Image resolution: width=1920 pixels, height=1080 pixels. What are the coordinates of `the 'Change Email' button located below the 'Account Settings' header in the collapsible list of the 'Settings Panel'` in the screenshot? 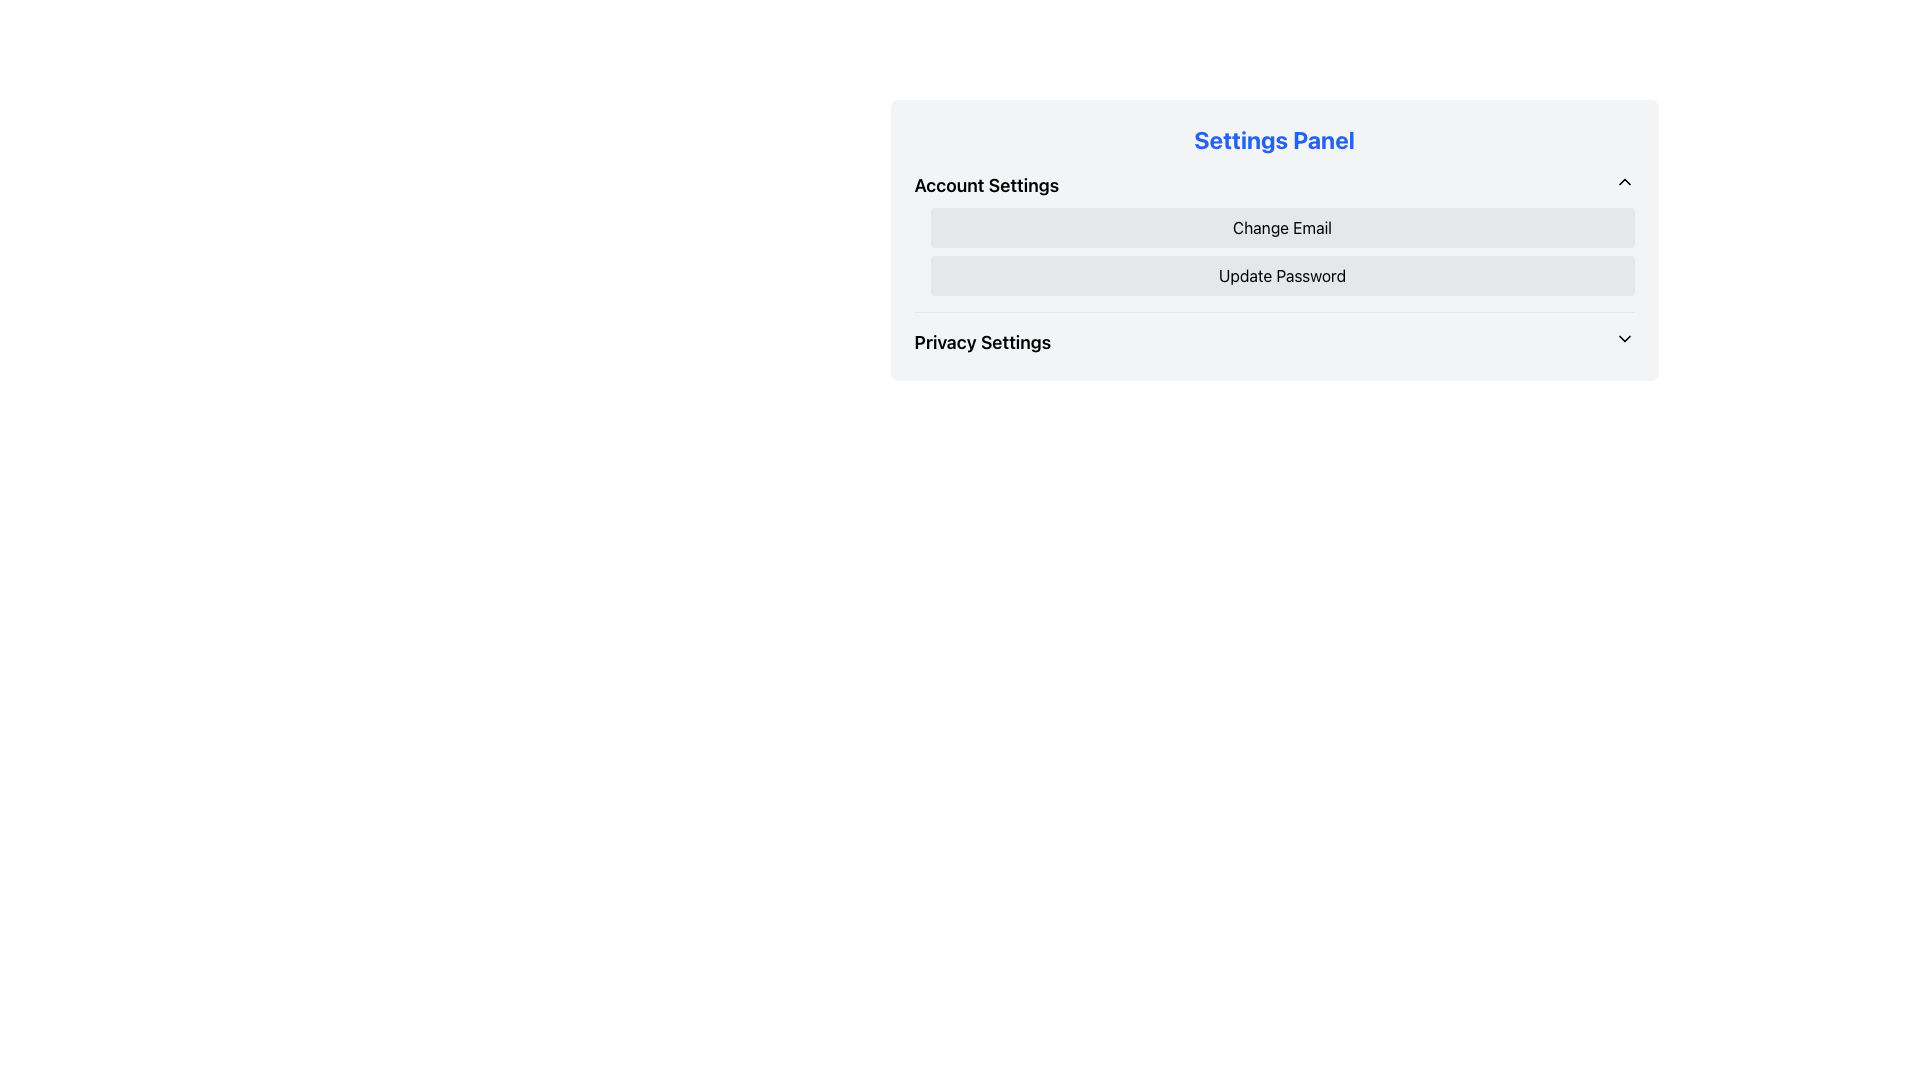 It's located at (1273, 241).